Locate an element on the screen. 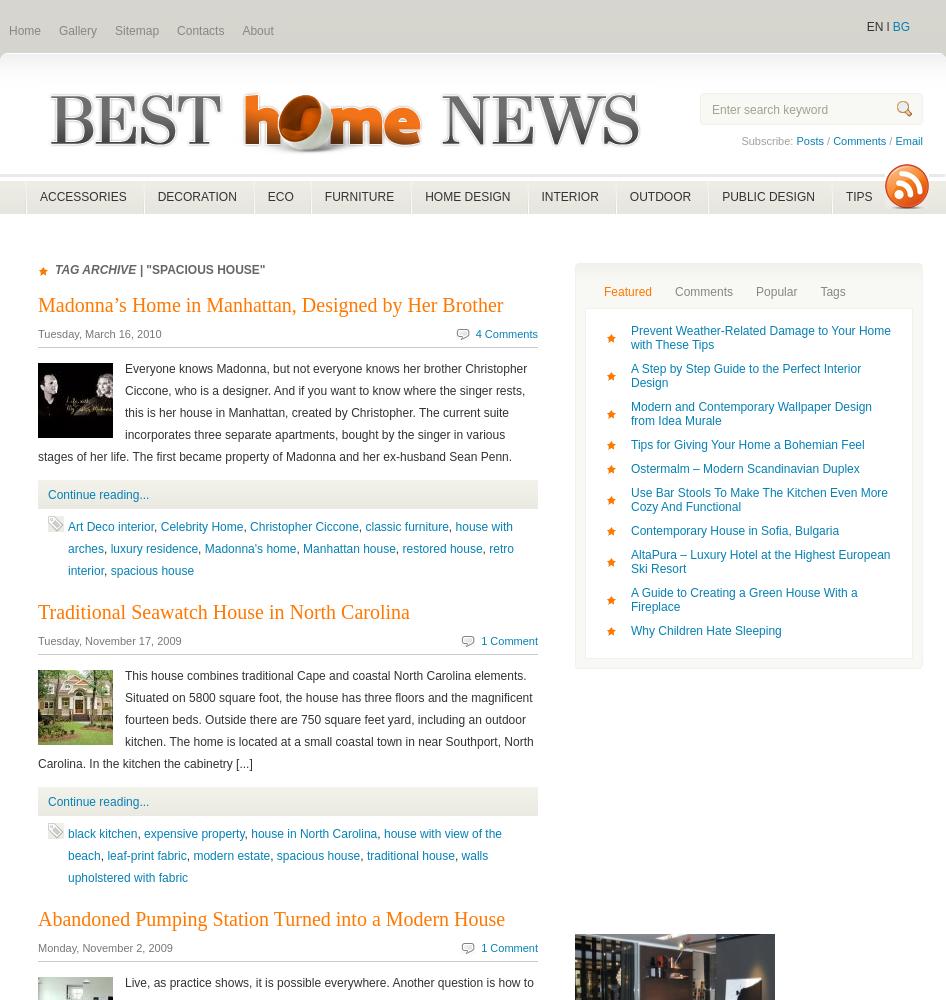 This screenshot has width=946, height=1000. 'PUBLIC DESIGN' is located at coordinates (766, 196).